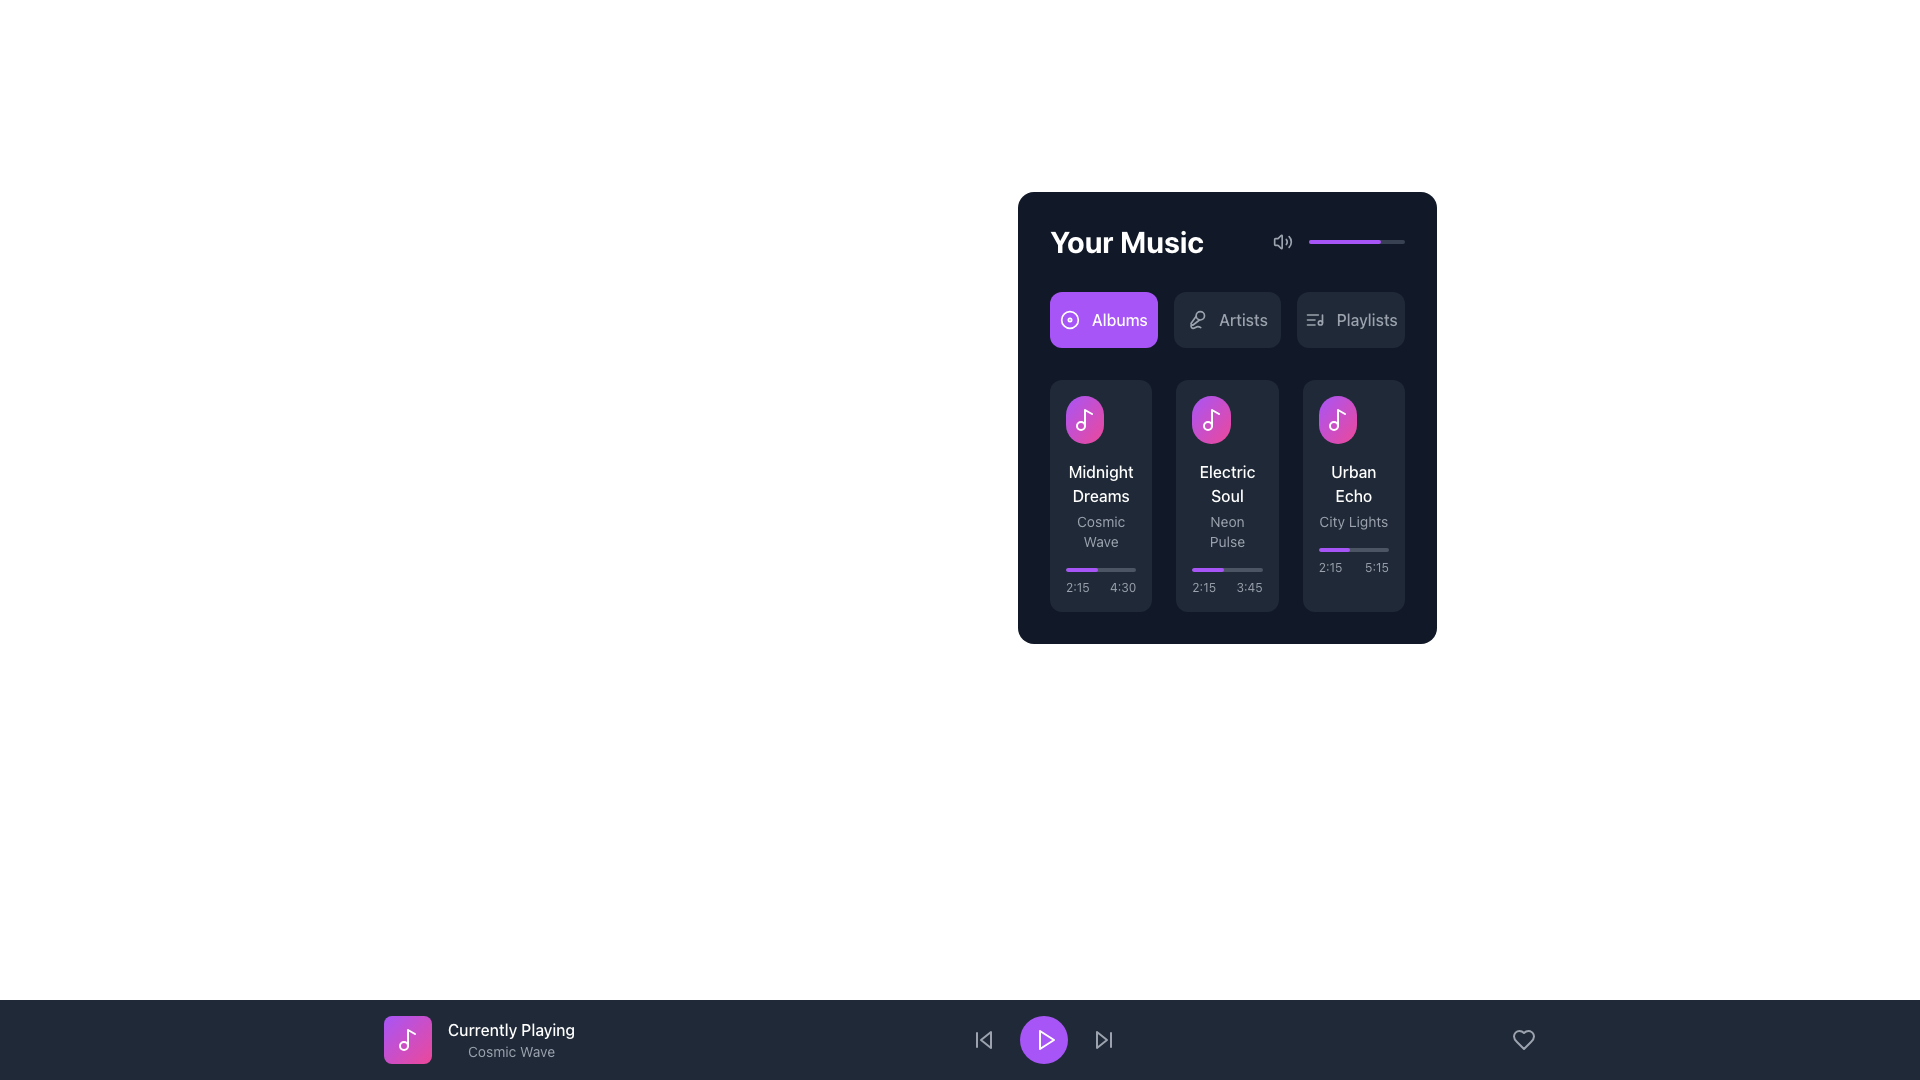 This screenshot has height=1080, width=1920. I want to click on the text label displaying the duration '3:45', which is styled with a small font size and light gray color, located at the bottom of the card for the 'Electric Soul' album in the 'Your Music' section, so click(1248, 586).